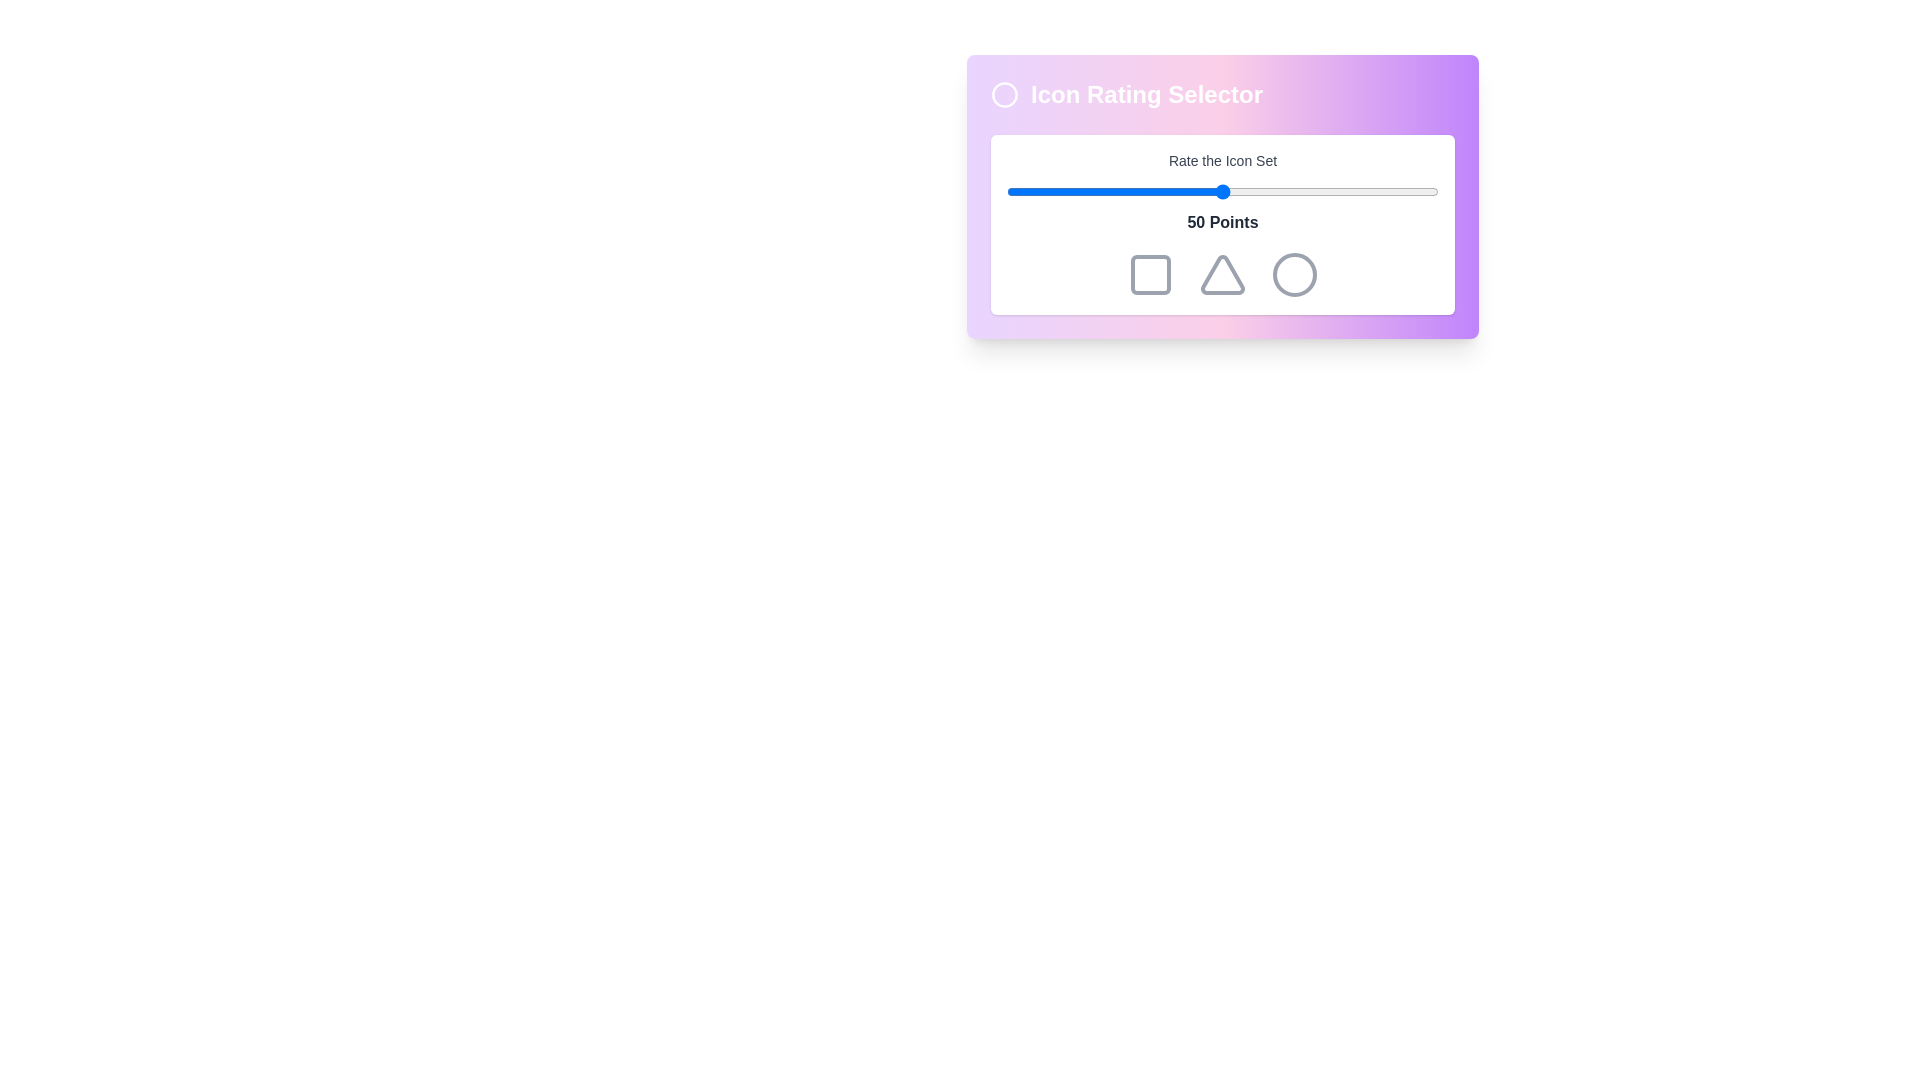 This screenshot has height=1080, width=1920. Describe the element at coordinates (1330, 192) in the screenshot. I see `the slider to 75 percent to observe the color changes of the icons` at that location.